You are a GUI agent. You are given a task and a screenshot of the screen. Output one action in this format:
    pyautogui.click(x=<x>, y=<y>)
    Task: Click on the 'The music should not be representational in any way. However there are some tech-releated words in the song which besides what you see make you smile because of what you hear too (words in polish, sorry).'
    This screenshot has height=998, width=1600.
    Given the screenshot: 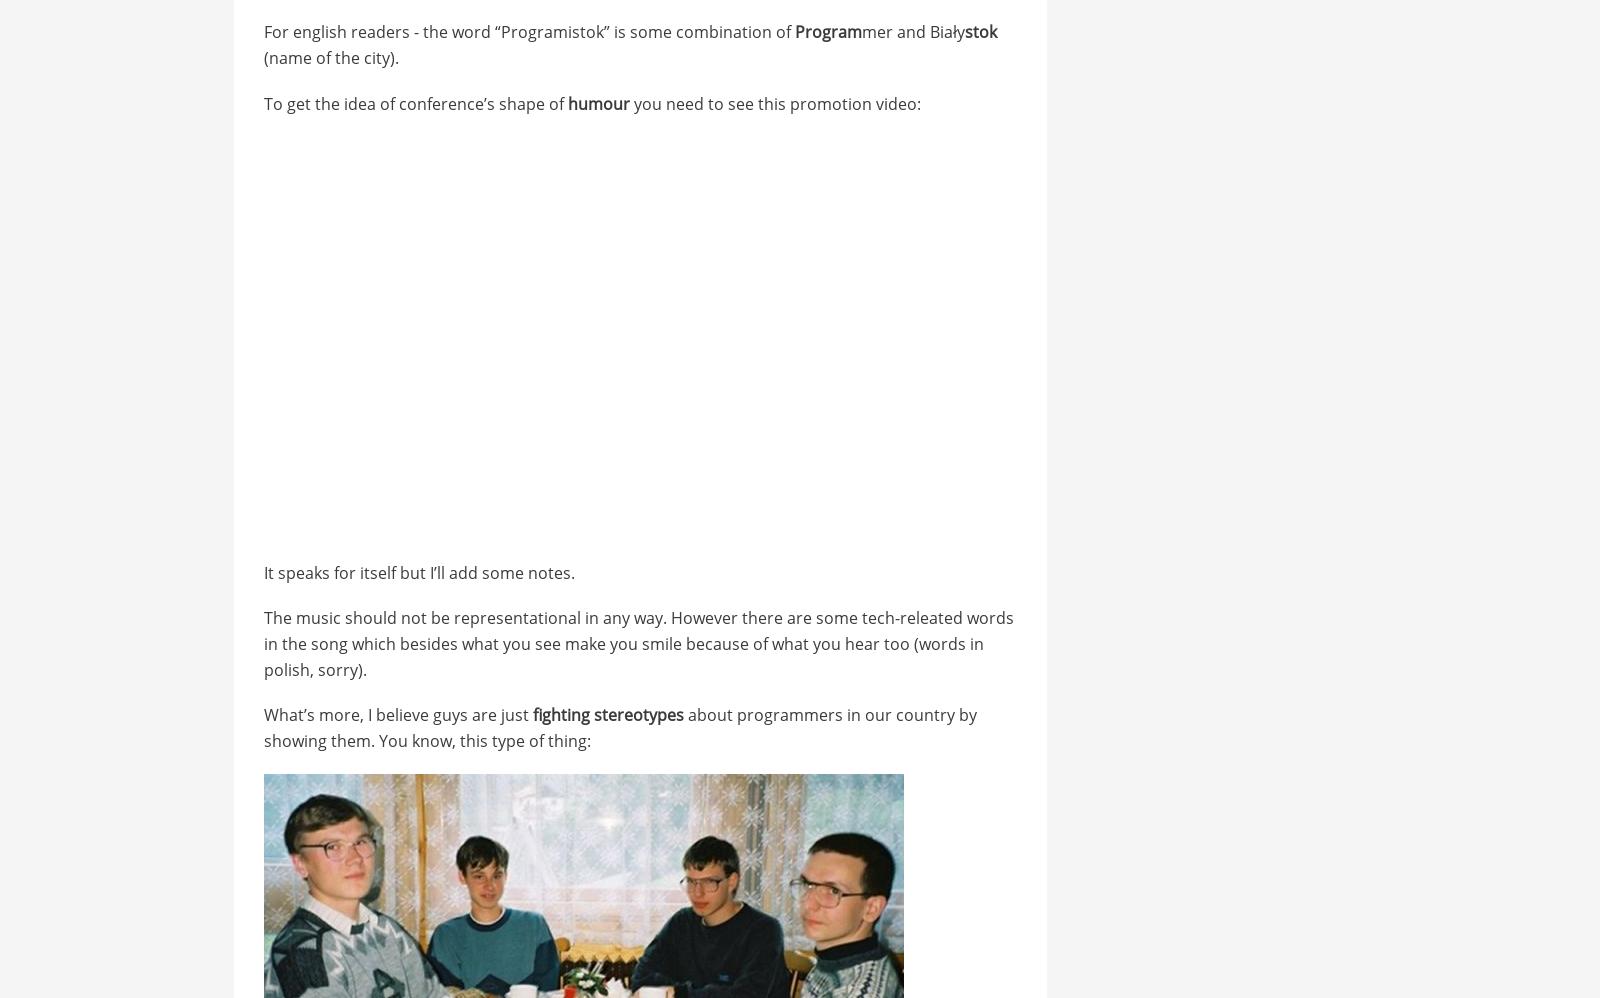 What is the action you would take?
    pyautogui.click(x=638, y=643)
    